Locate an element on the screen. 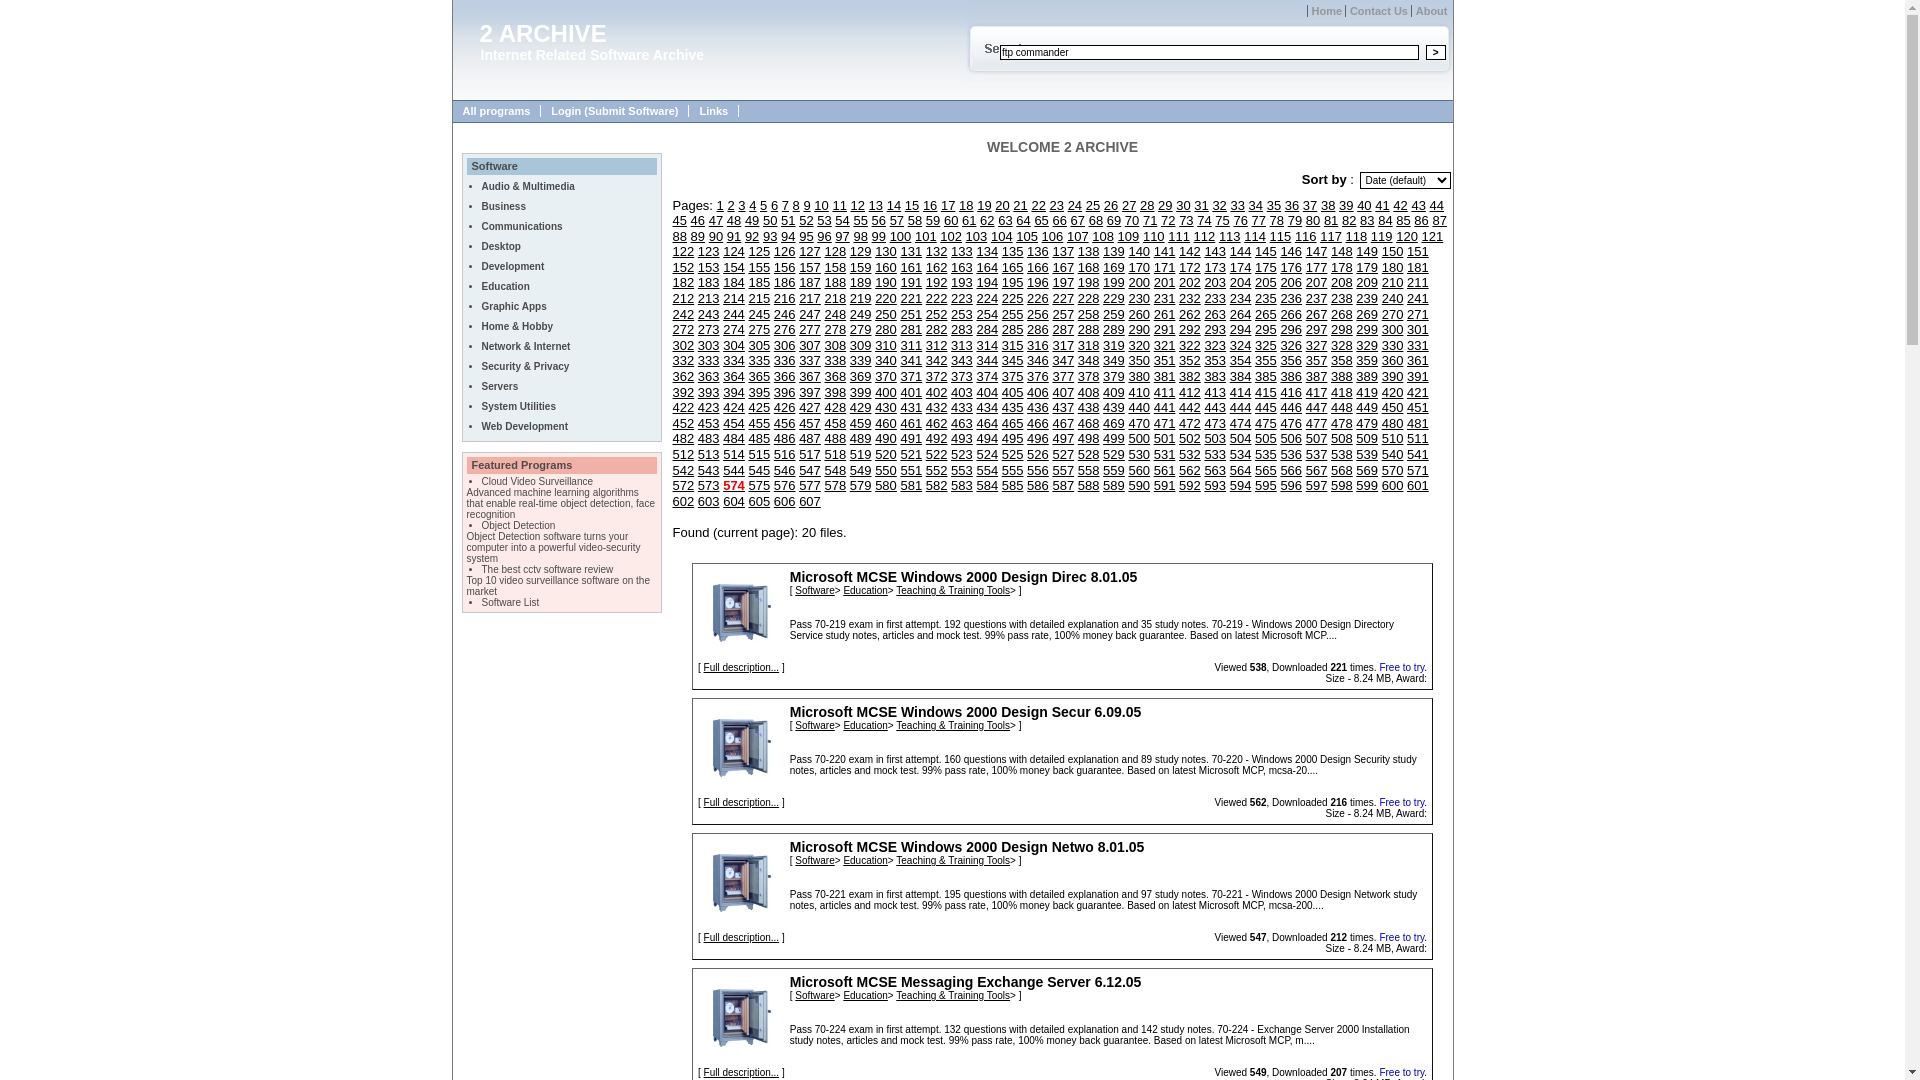  '604' is located at coordinates (733, 500).